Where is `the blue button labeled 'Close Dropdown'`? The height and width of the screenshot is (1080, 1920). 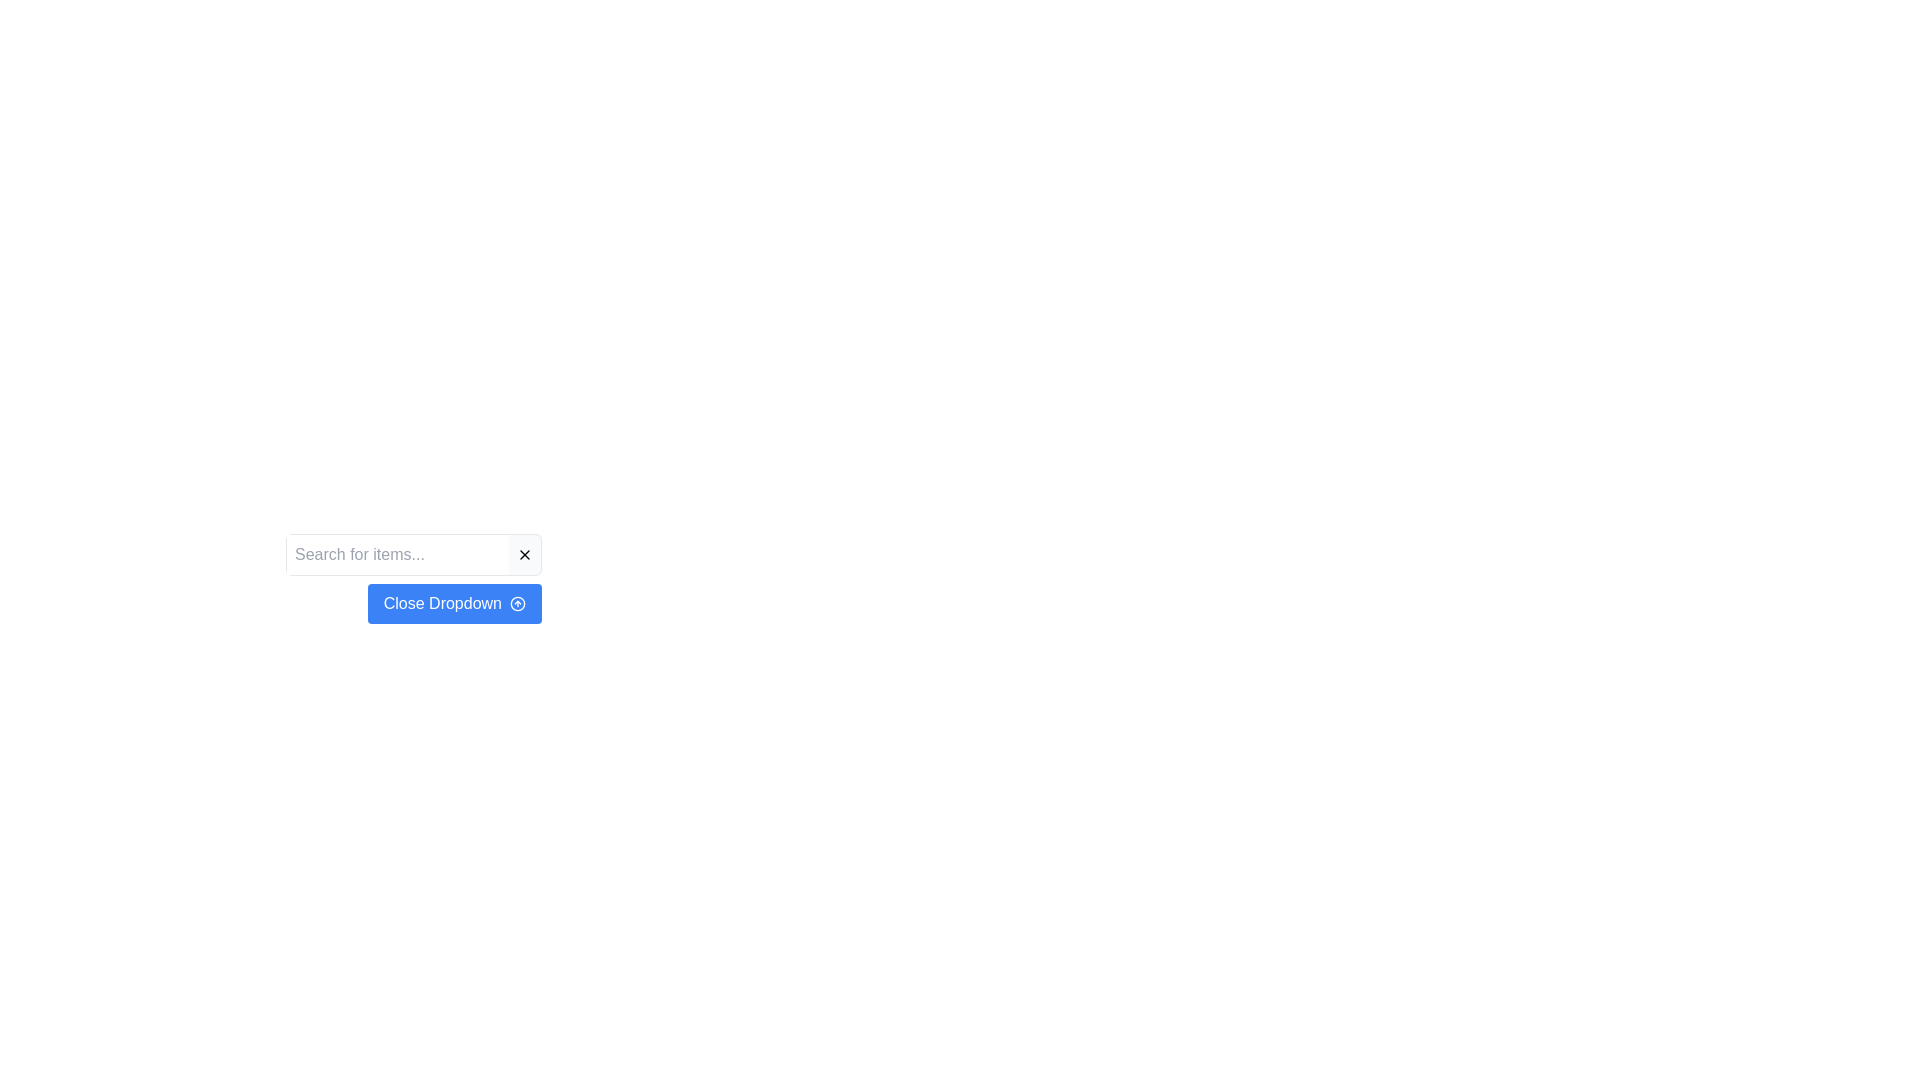
the blue button labeled 'Close Dropdown' is located at coordinates (412, 603).